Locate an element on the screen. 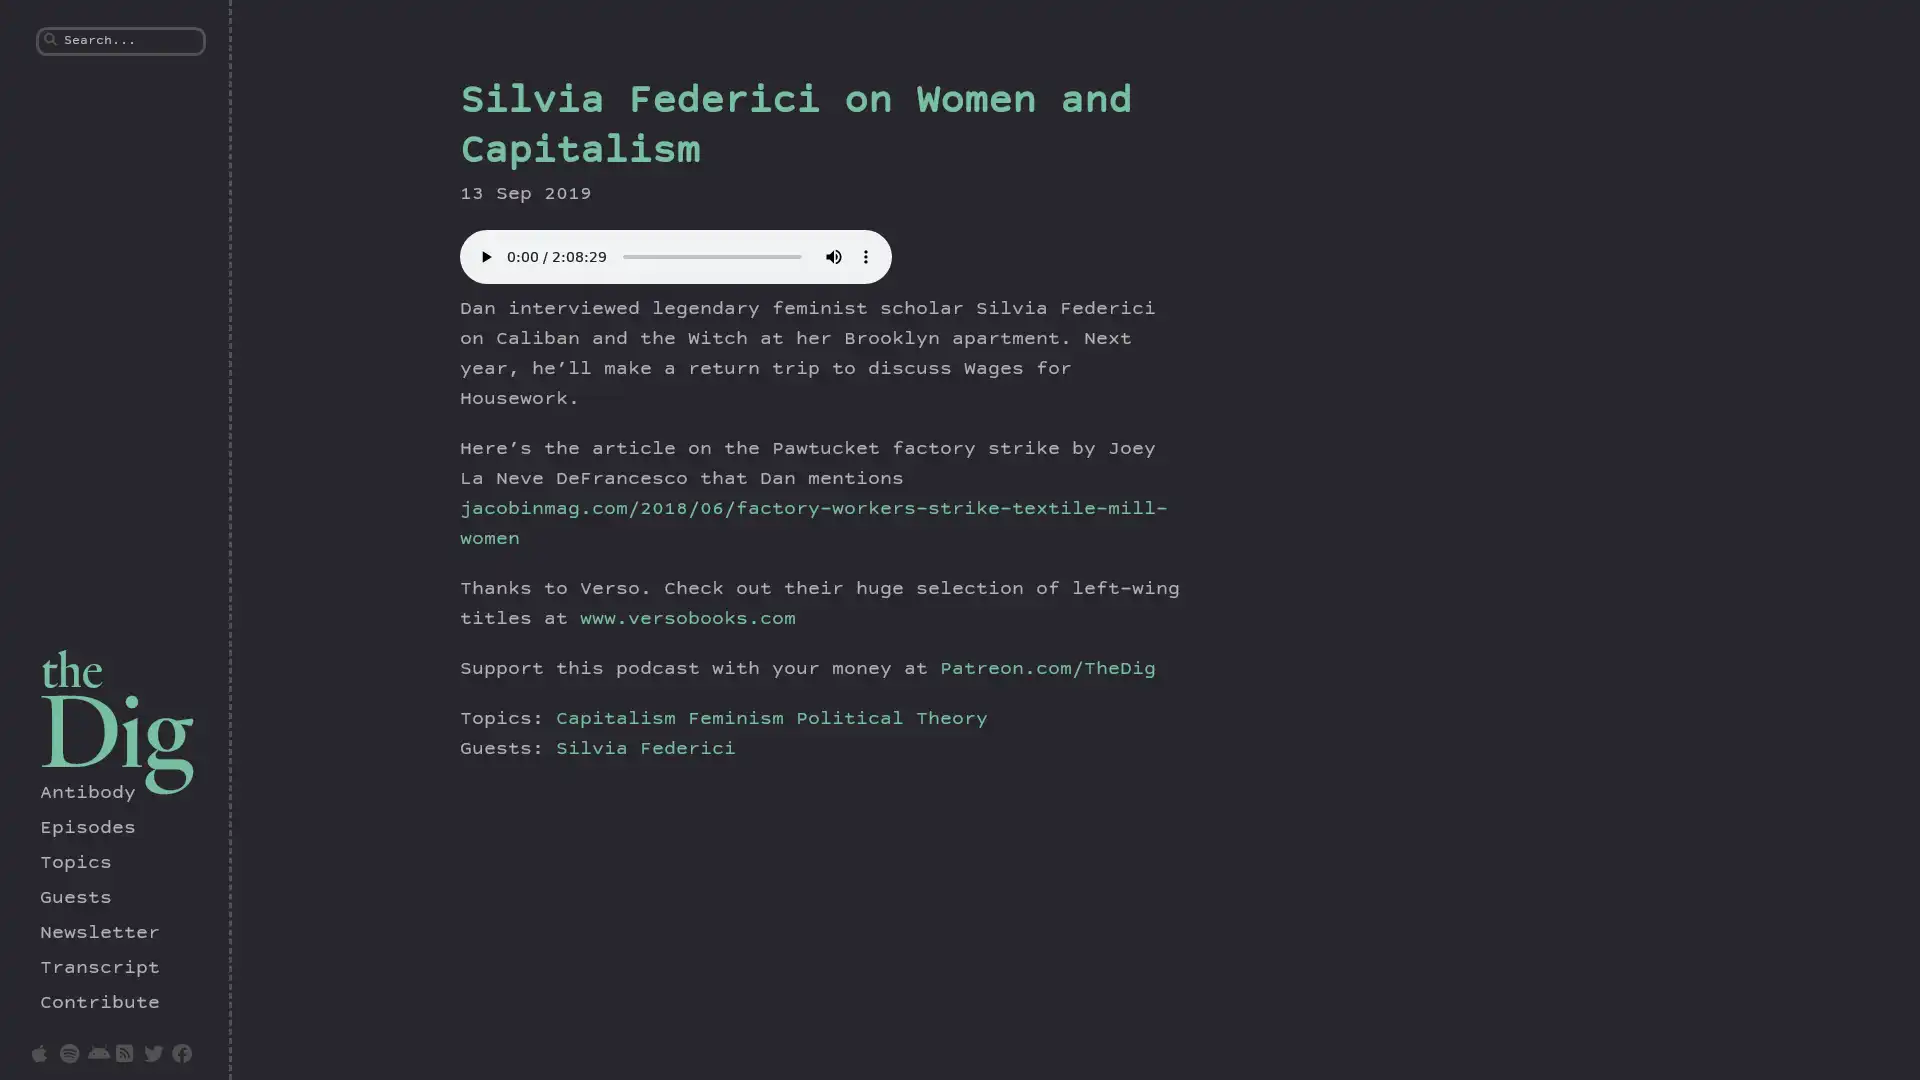 Image resolution: width=1920 pixels, height=1080 pixels. play is located at coordinates (485, 256).